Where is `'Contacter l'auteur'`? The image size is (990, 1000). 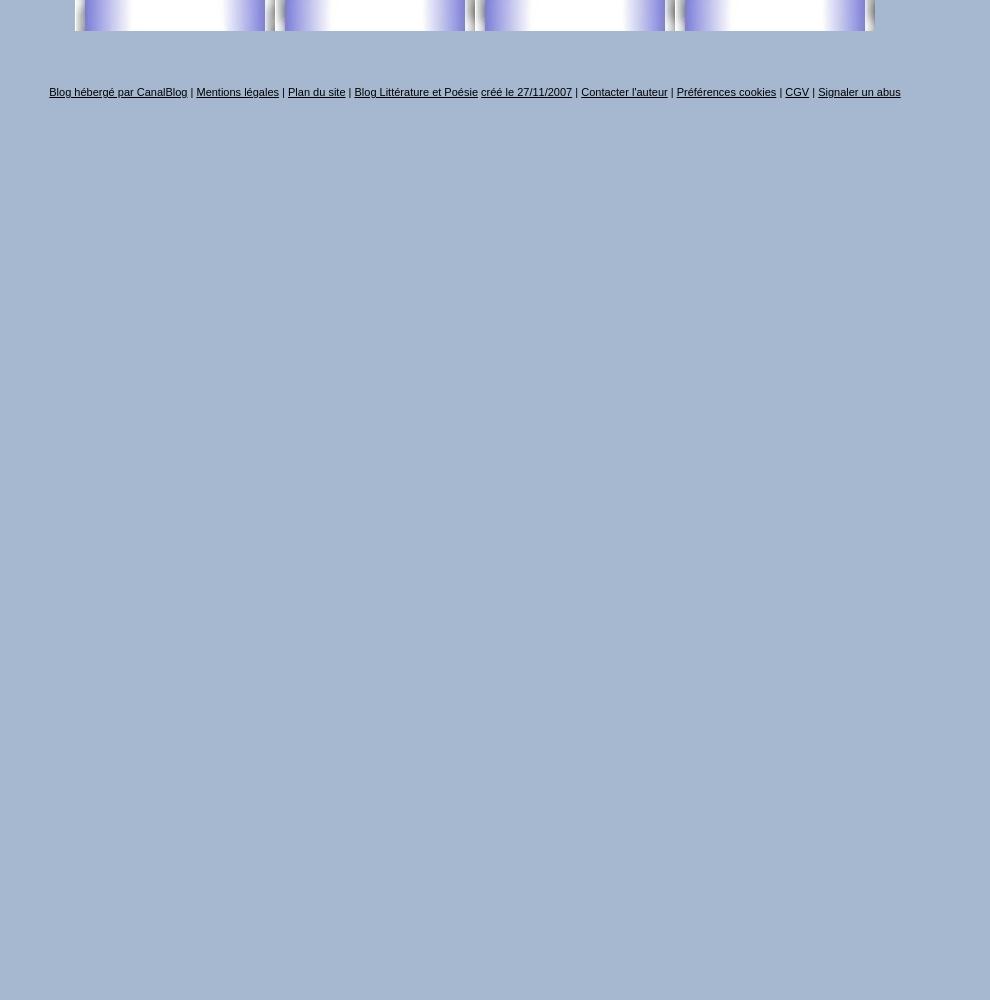 'Contacter l'auteur' is located at coordinates (622, 91).